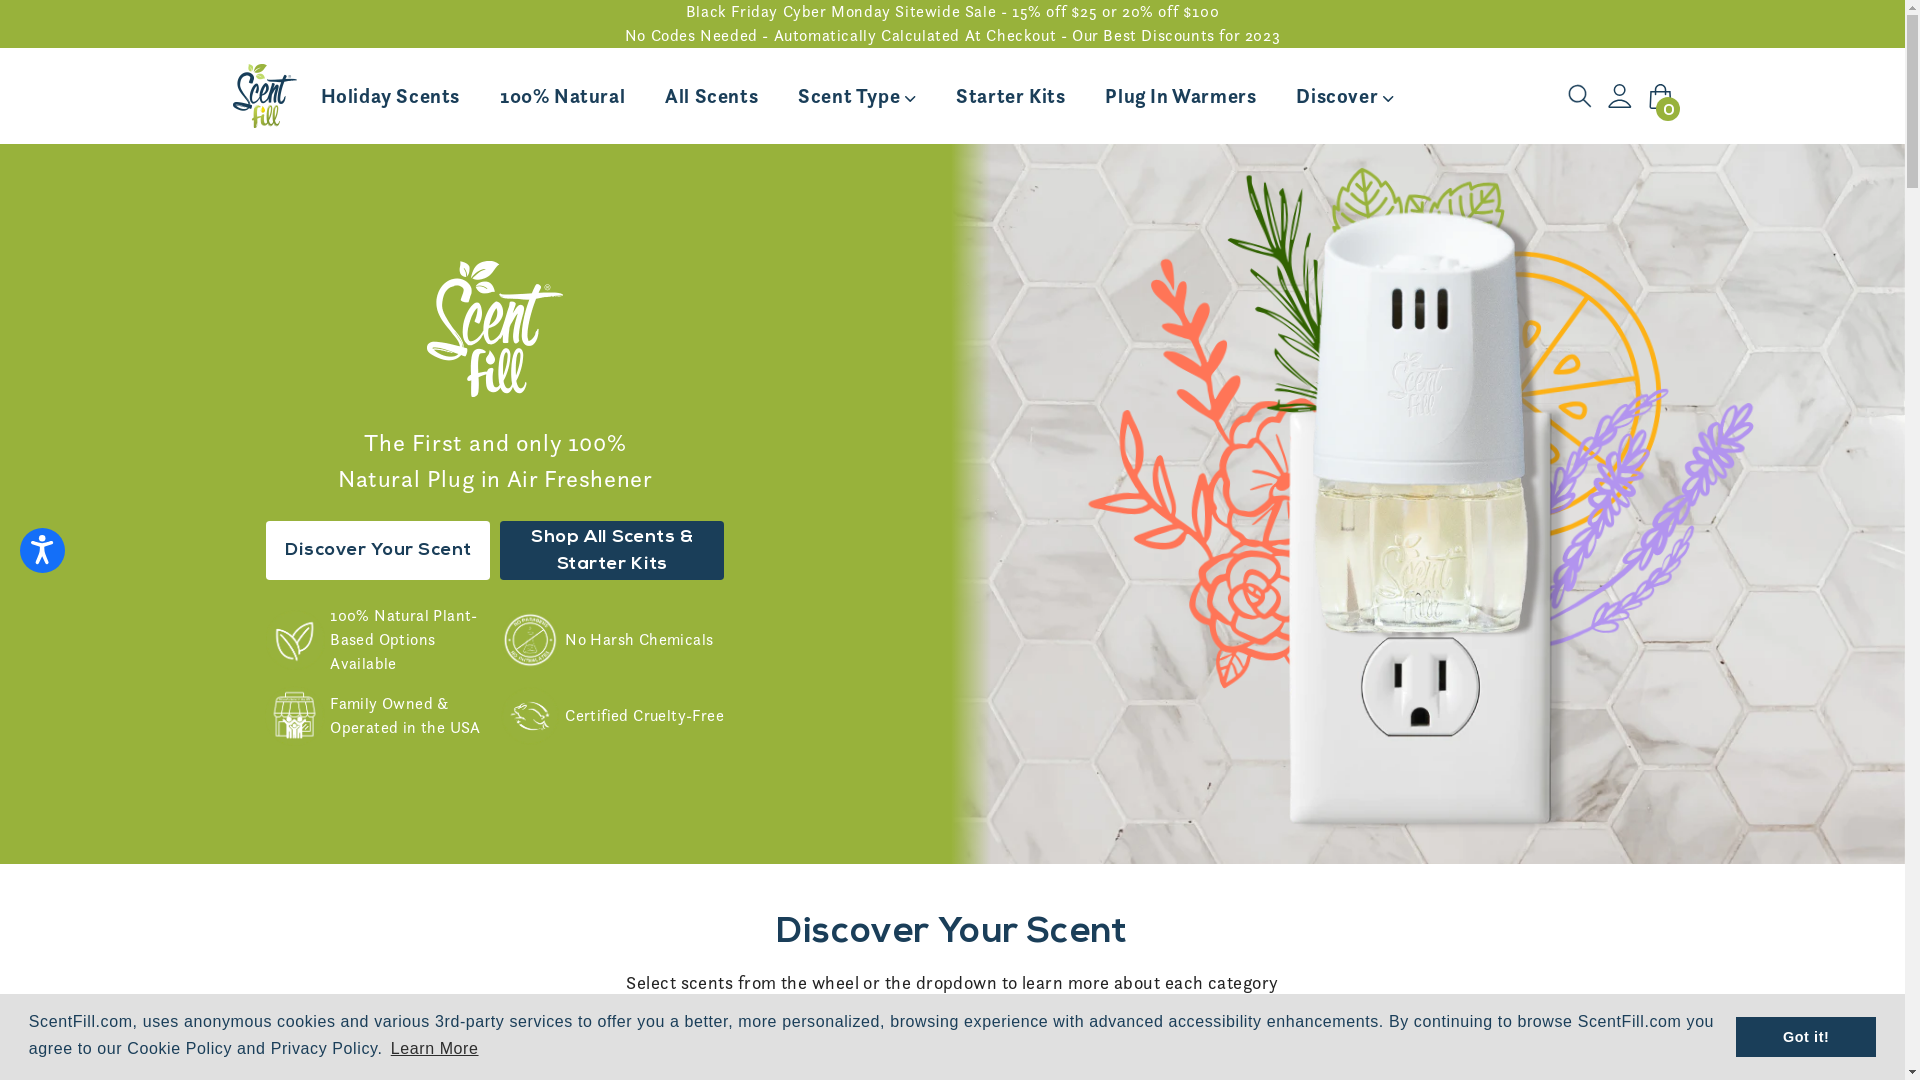  What do you see at coordinates (378, 550) in the screenshot?
I see `'Discover Your Scent'` at bounding box center [378, 550].